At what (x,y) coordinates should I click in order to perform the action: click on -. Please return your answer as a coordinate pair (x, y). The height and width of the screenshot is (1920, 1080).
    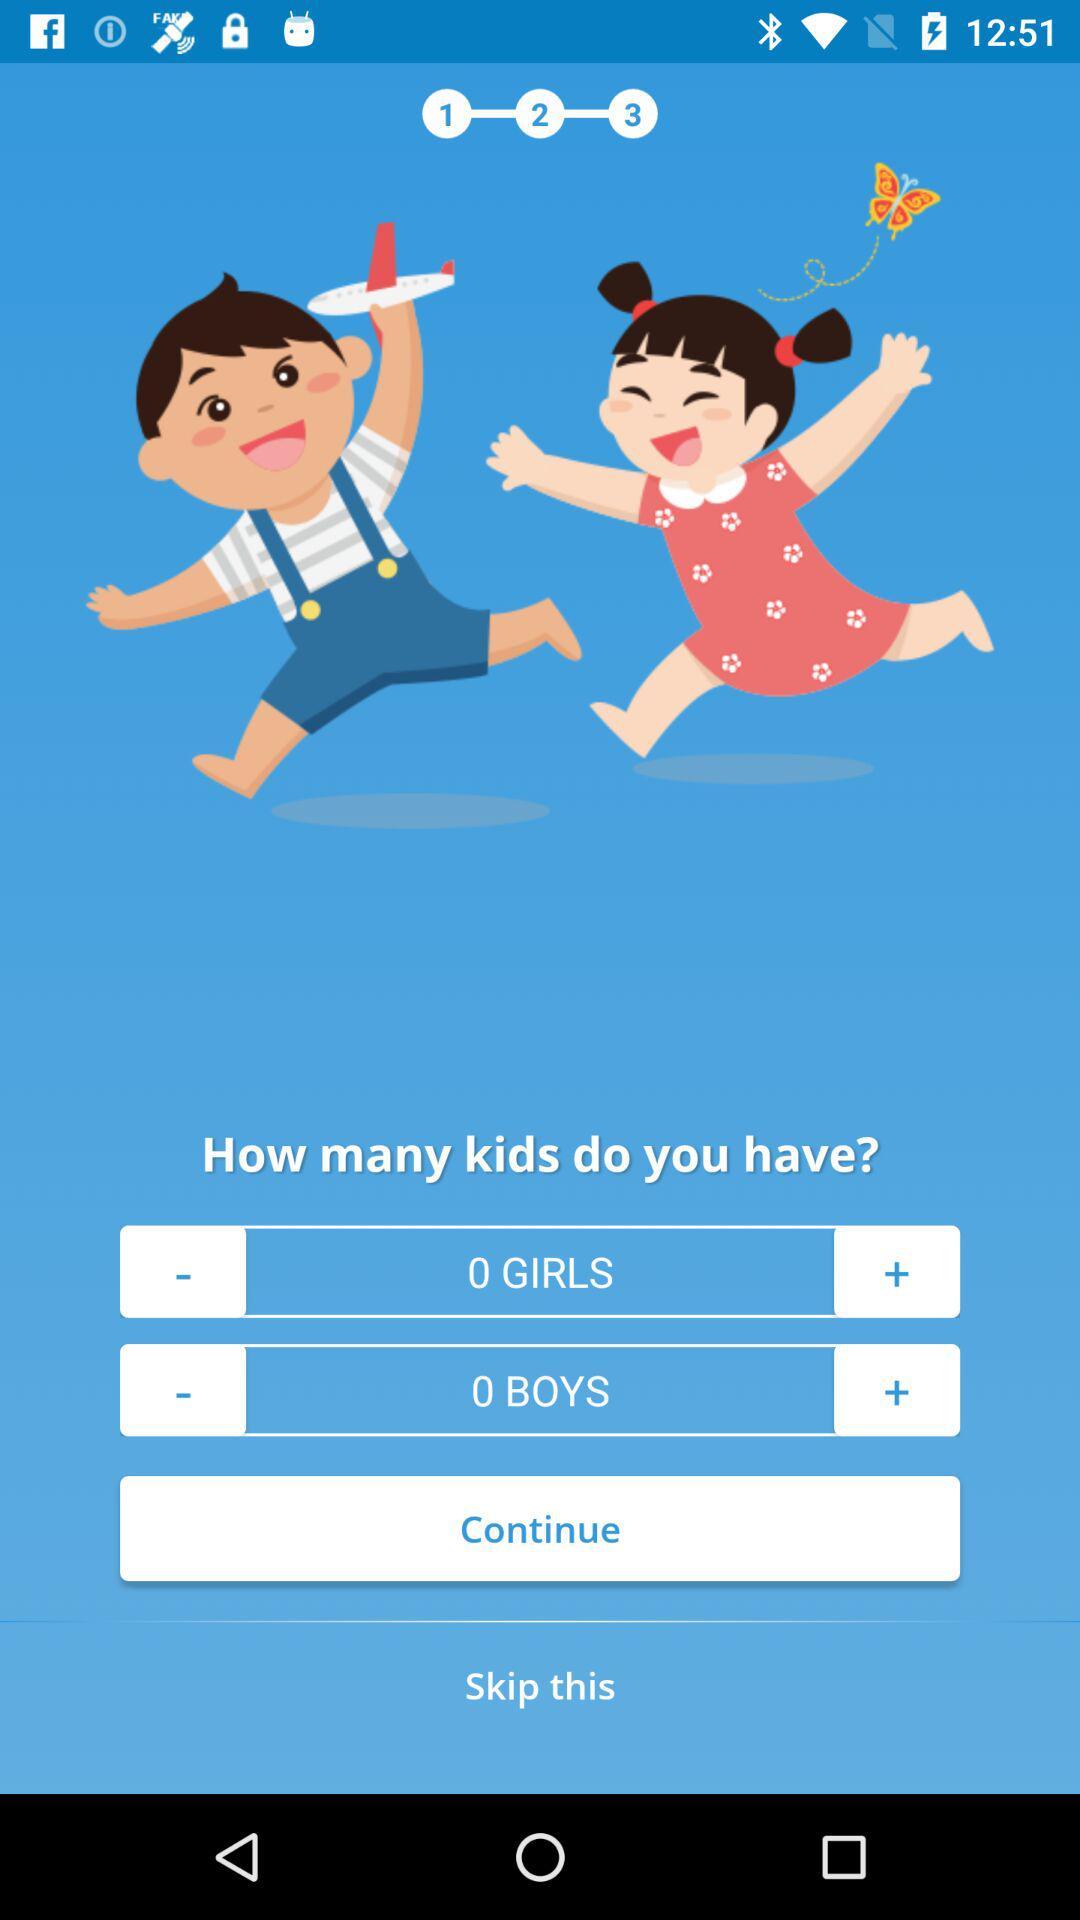
    Looking at the image, I should click on (182, 1389).